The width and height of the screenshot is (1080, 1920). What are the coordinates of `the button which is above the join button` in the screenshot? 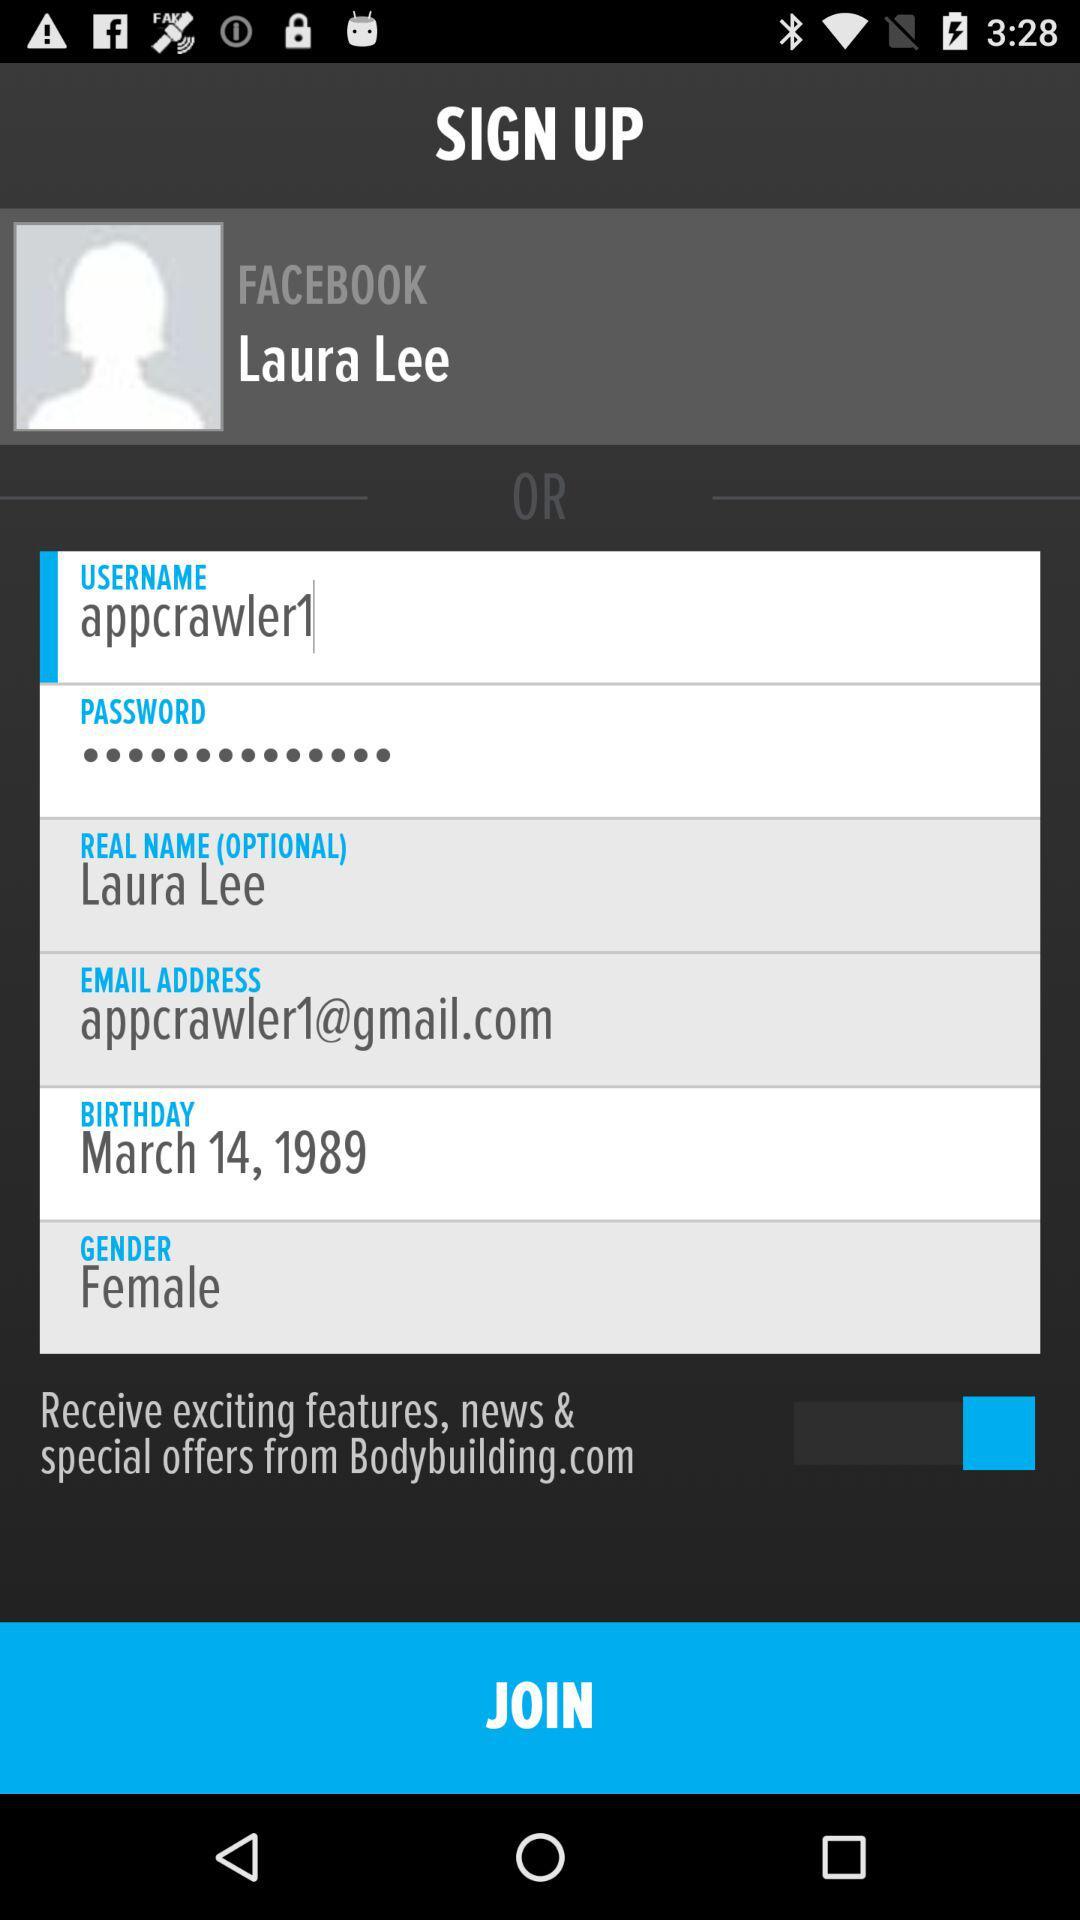 It's located at (881, 1432).